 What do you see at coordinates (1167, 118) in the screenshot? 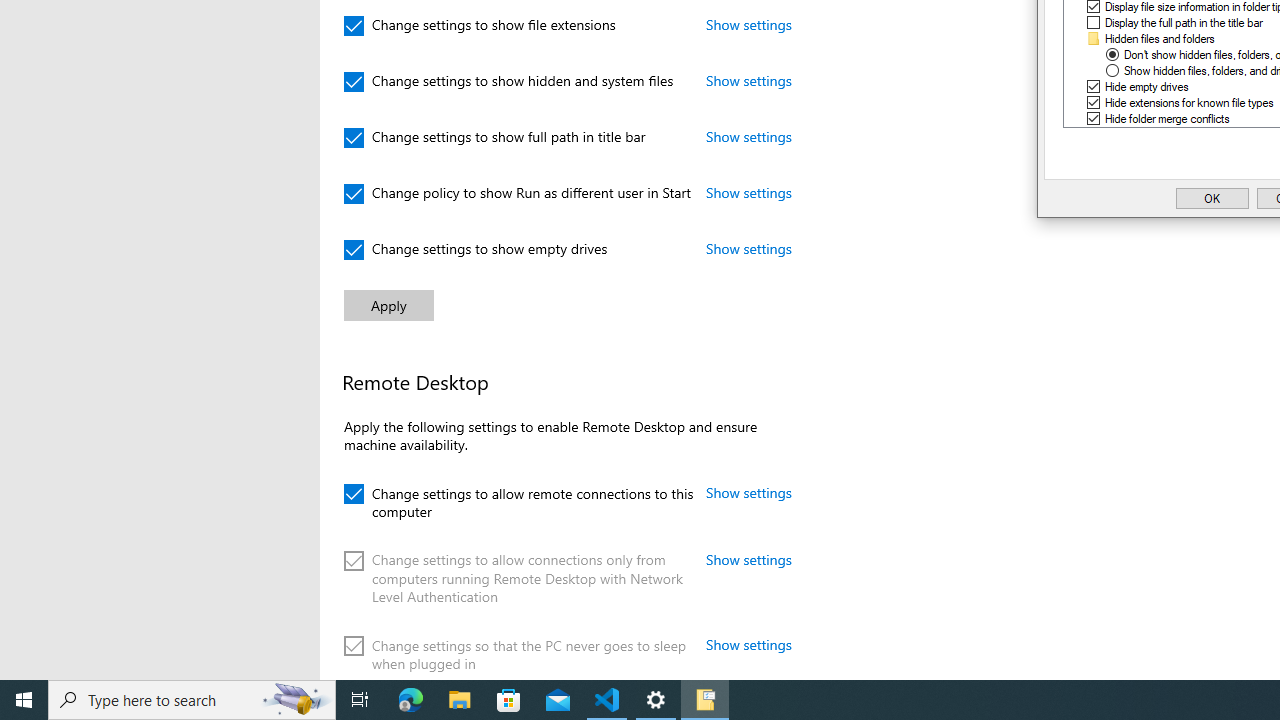
I see `'Hide folder merge conflicts'` at bounding box center [1167, 118].